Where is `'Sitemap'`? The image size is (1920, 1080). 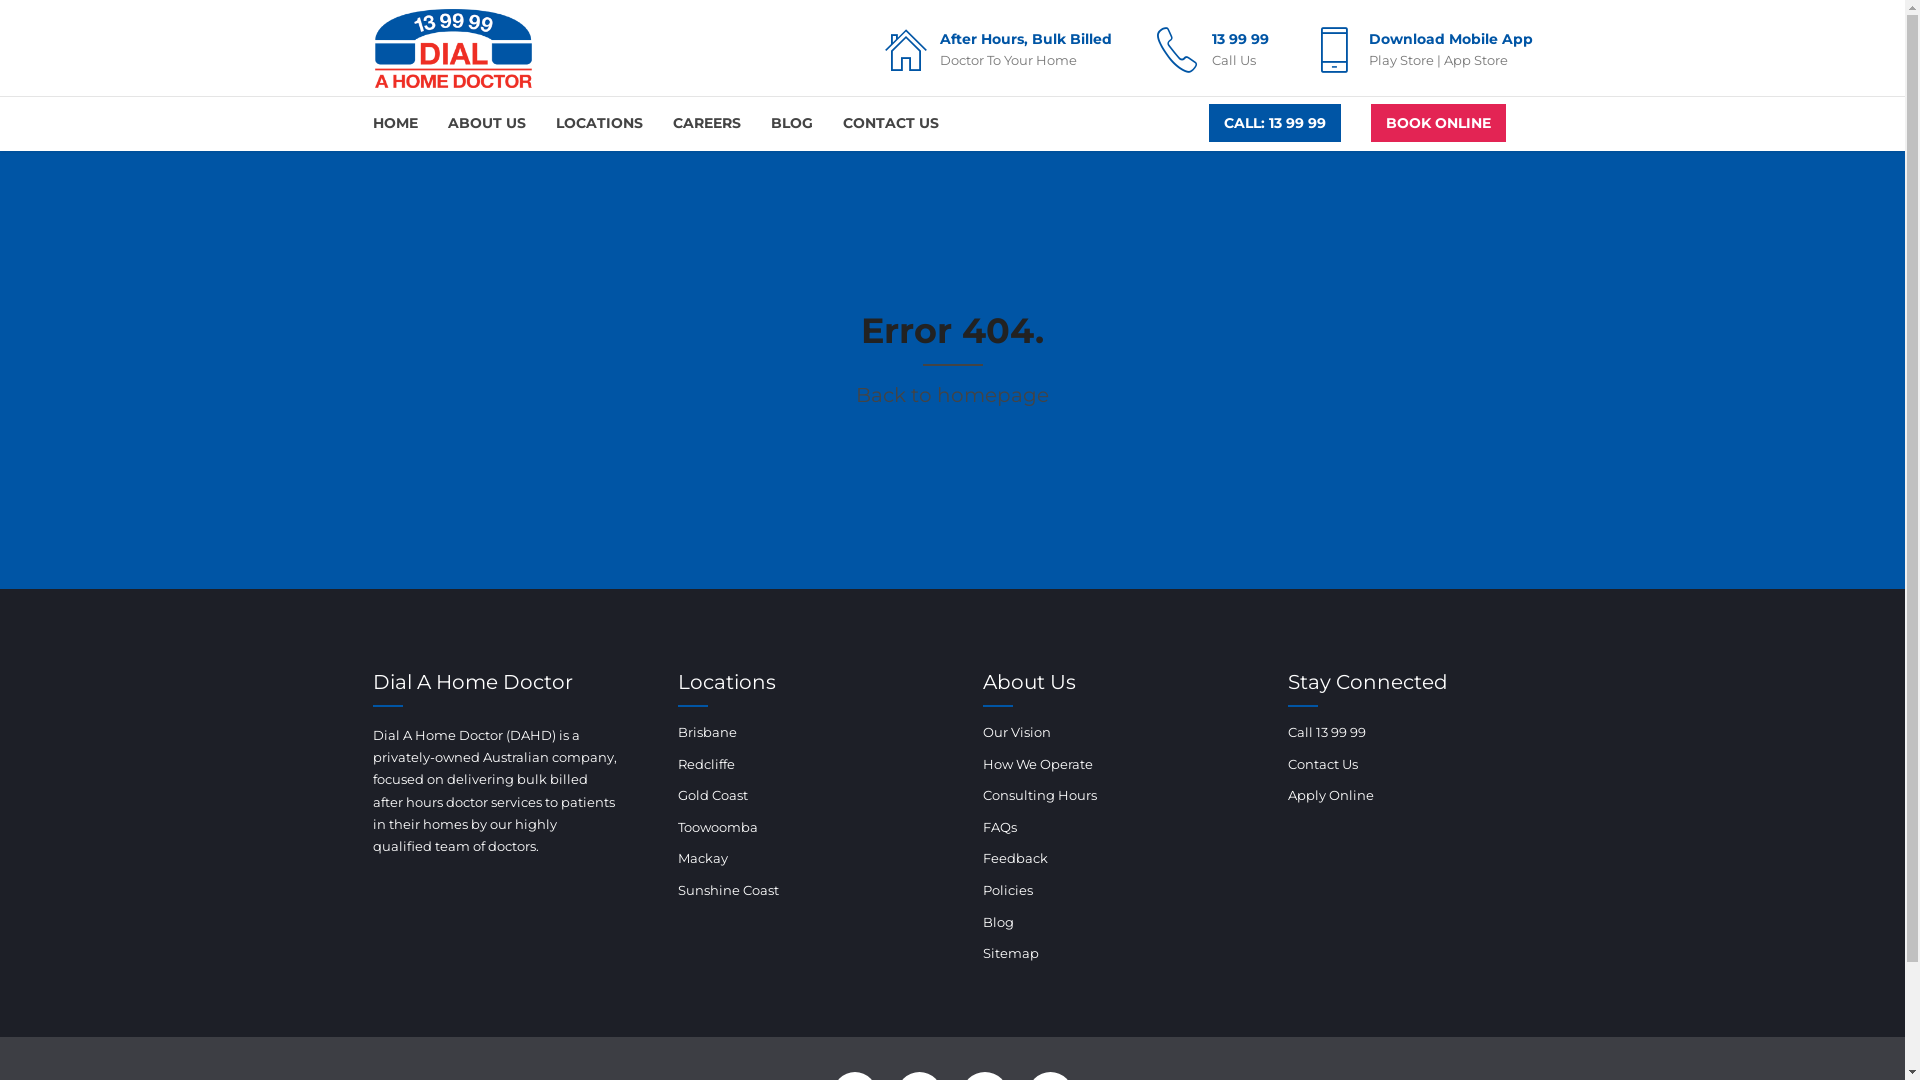 'Sitemap' is located at coordinates (1009, 951).